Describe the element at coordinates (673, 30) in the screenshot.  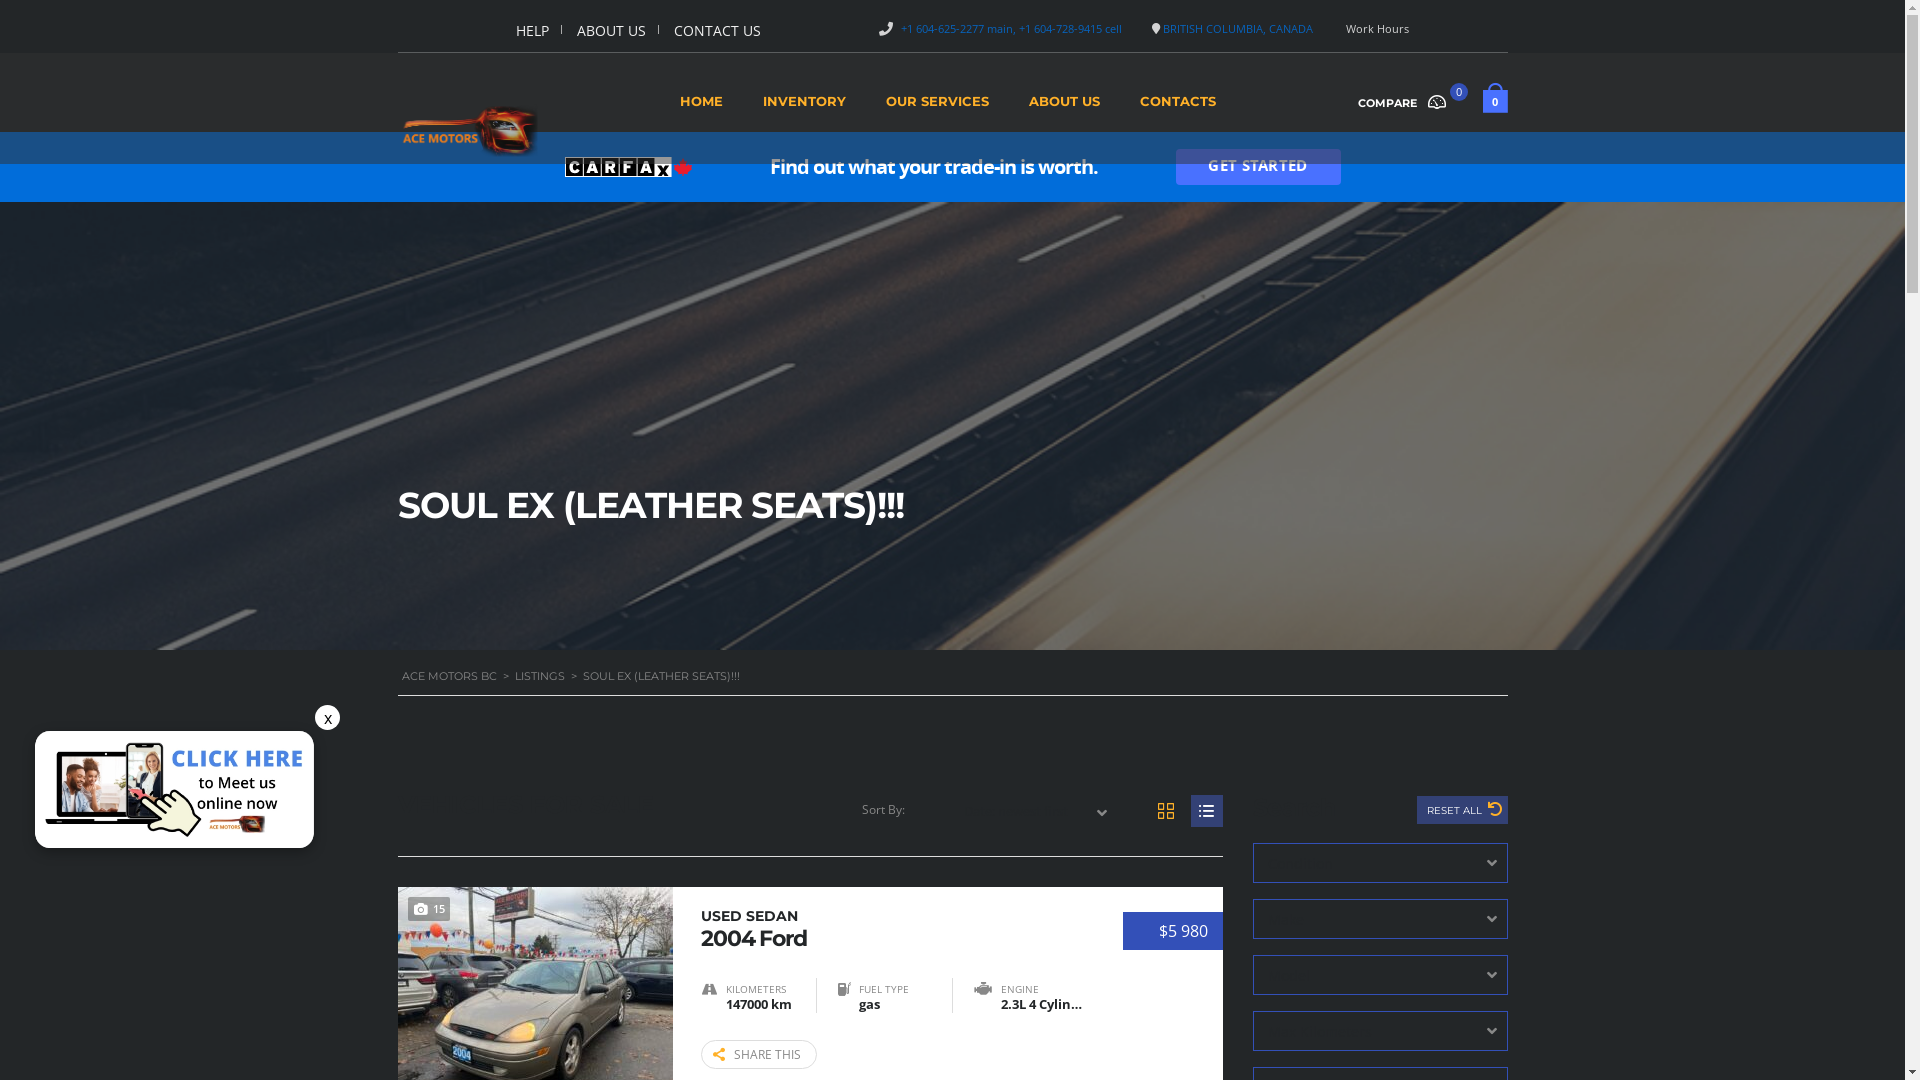
I see `'CONTACT US'` at that location.